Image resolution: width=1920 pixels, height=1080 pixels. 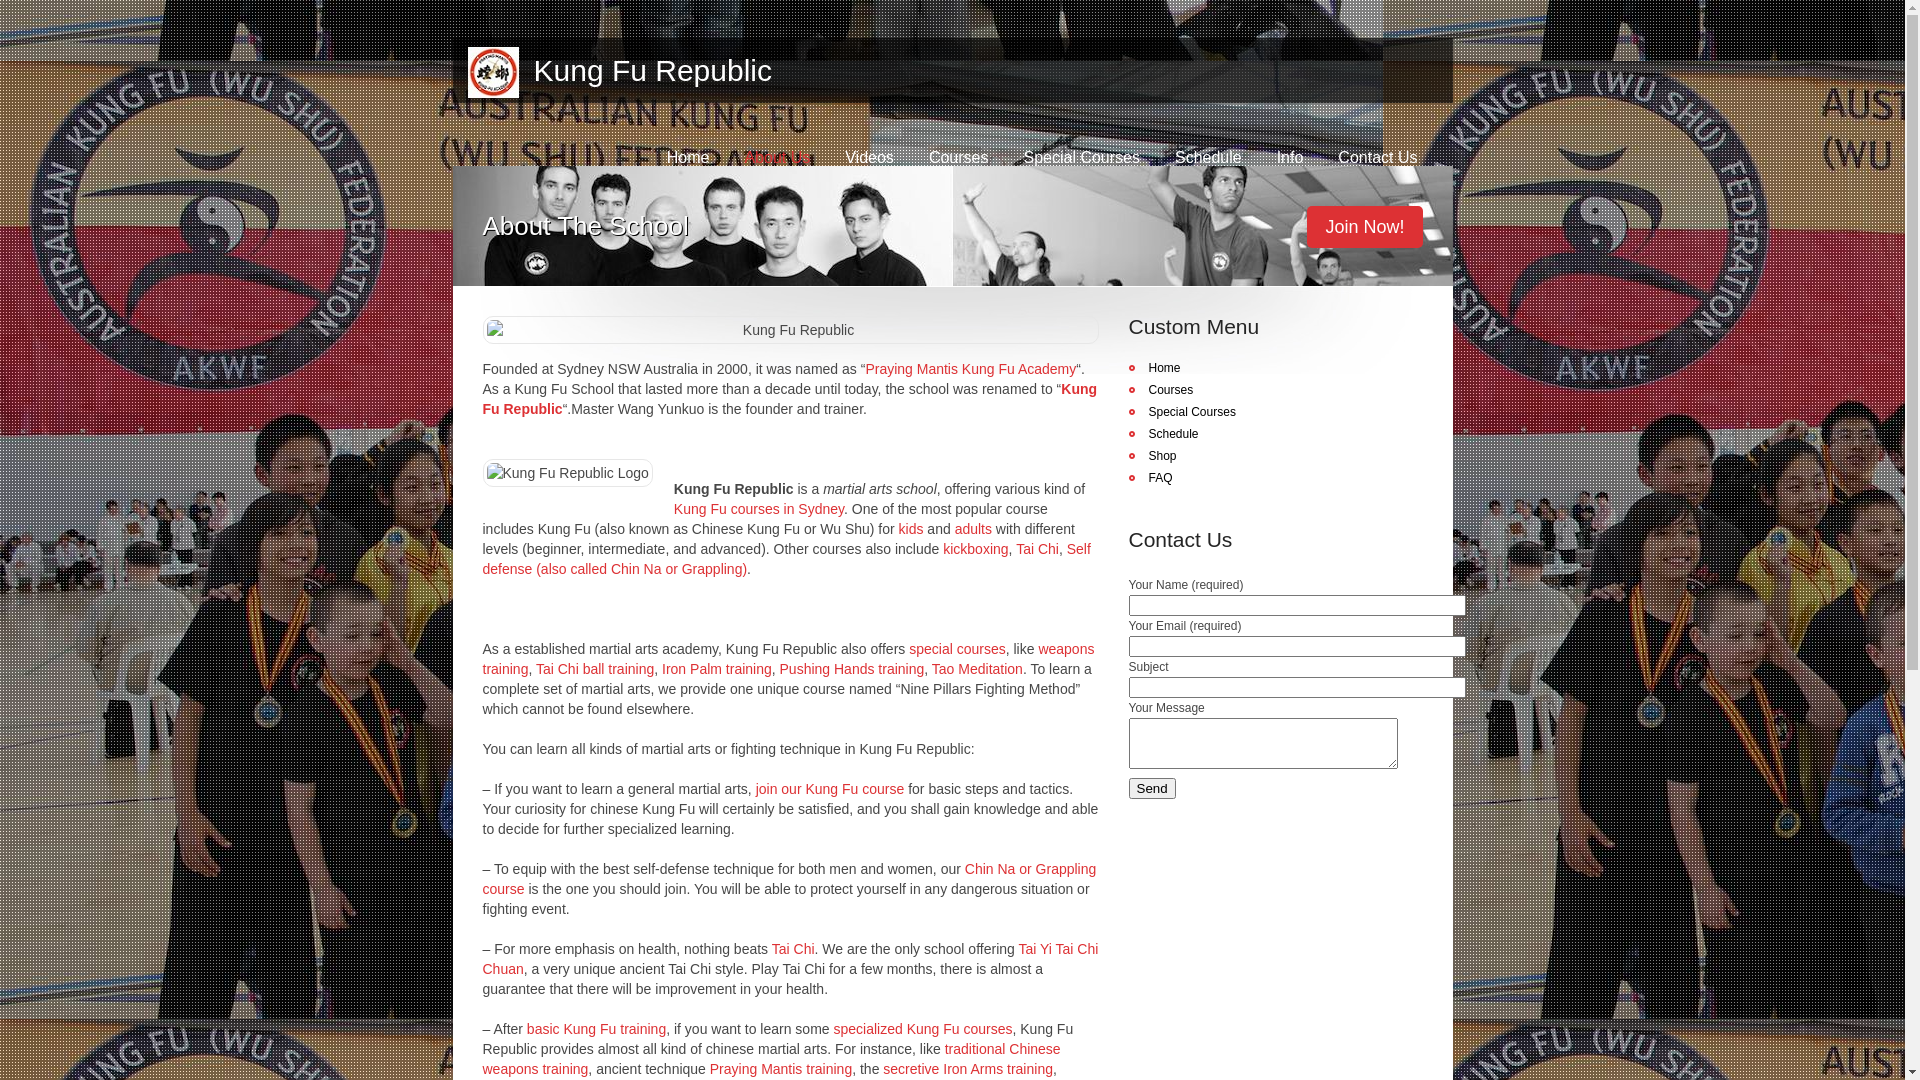 I want to click on 'Kung Fu courses in Sydney', so click(x=757, y=508).